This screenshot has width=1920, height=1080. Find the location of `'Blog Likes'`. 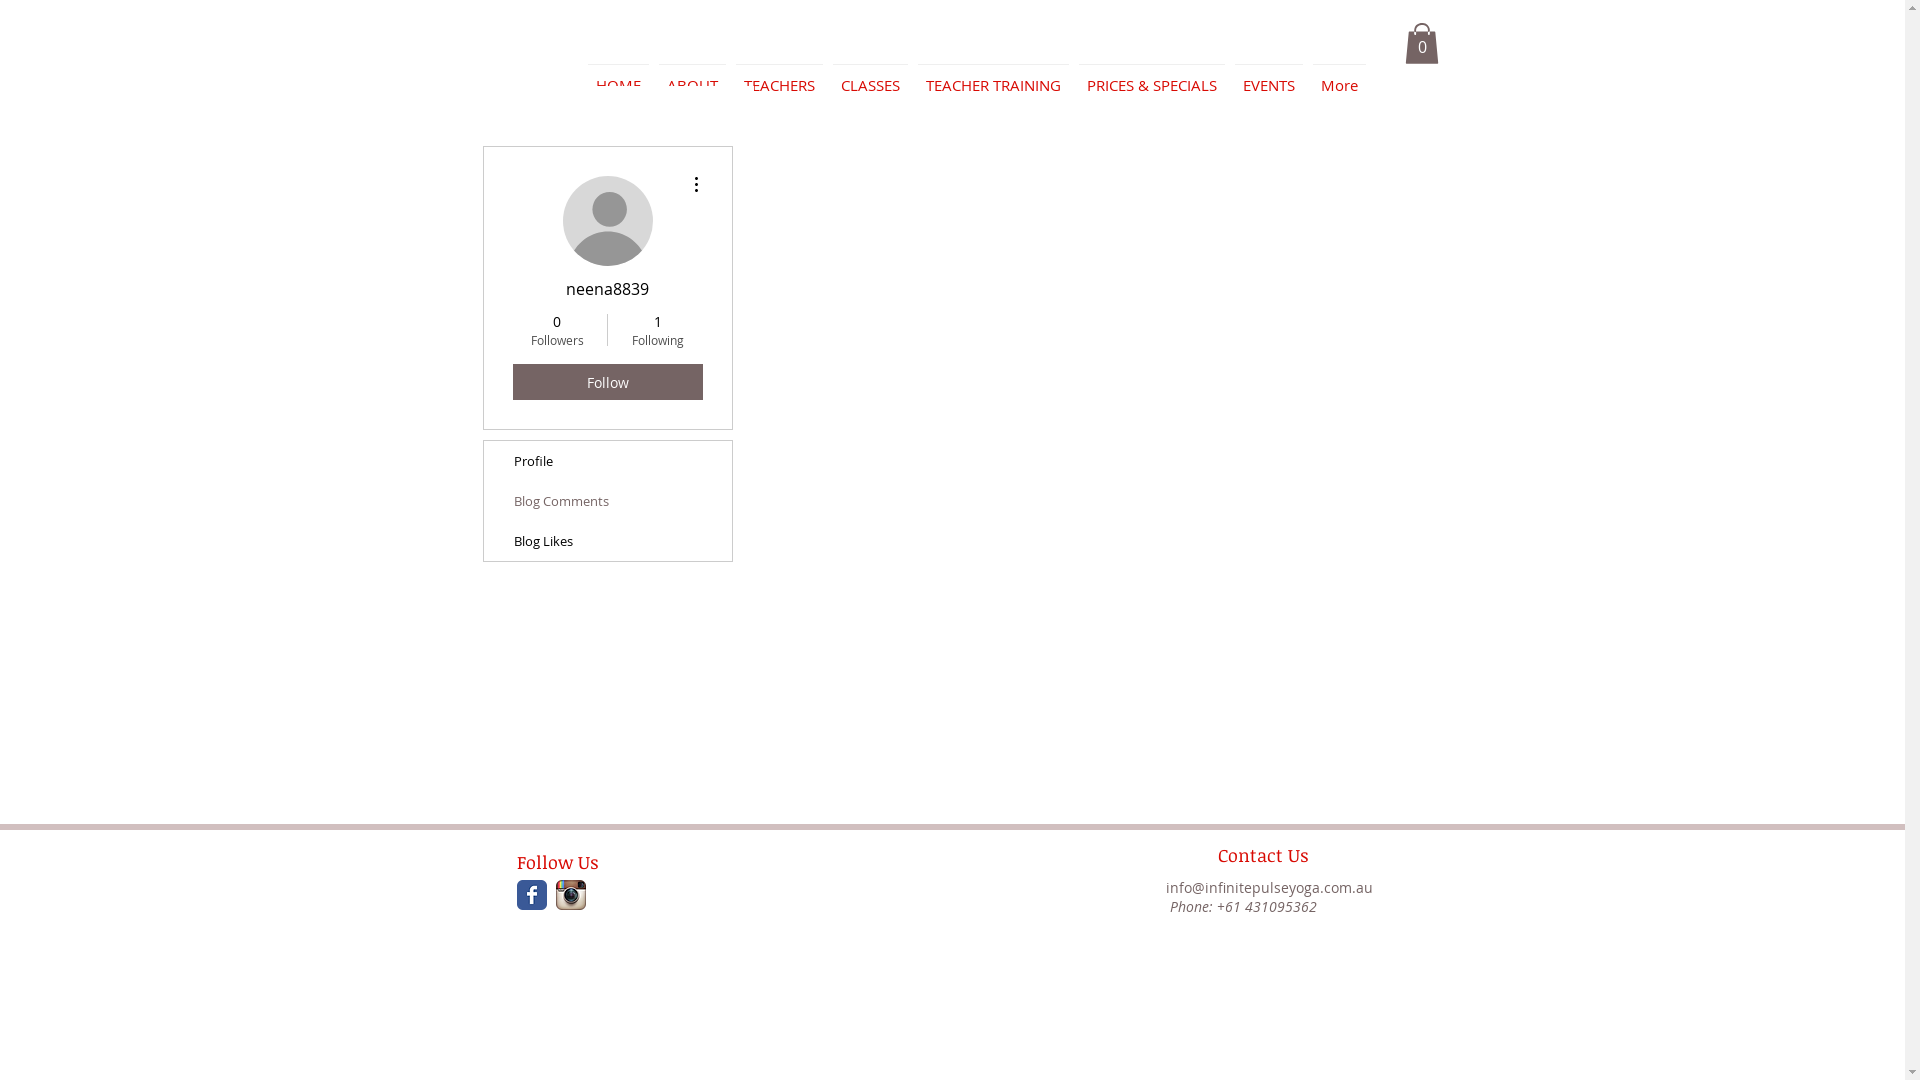

'Blog Likes' is located at coordinates (607, 540).